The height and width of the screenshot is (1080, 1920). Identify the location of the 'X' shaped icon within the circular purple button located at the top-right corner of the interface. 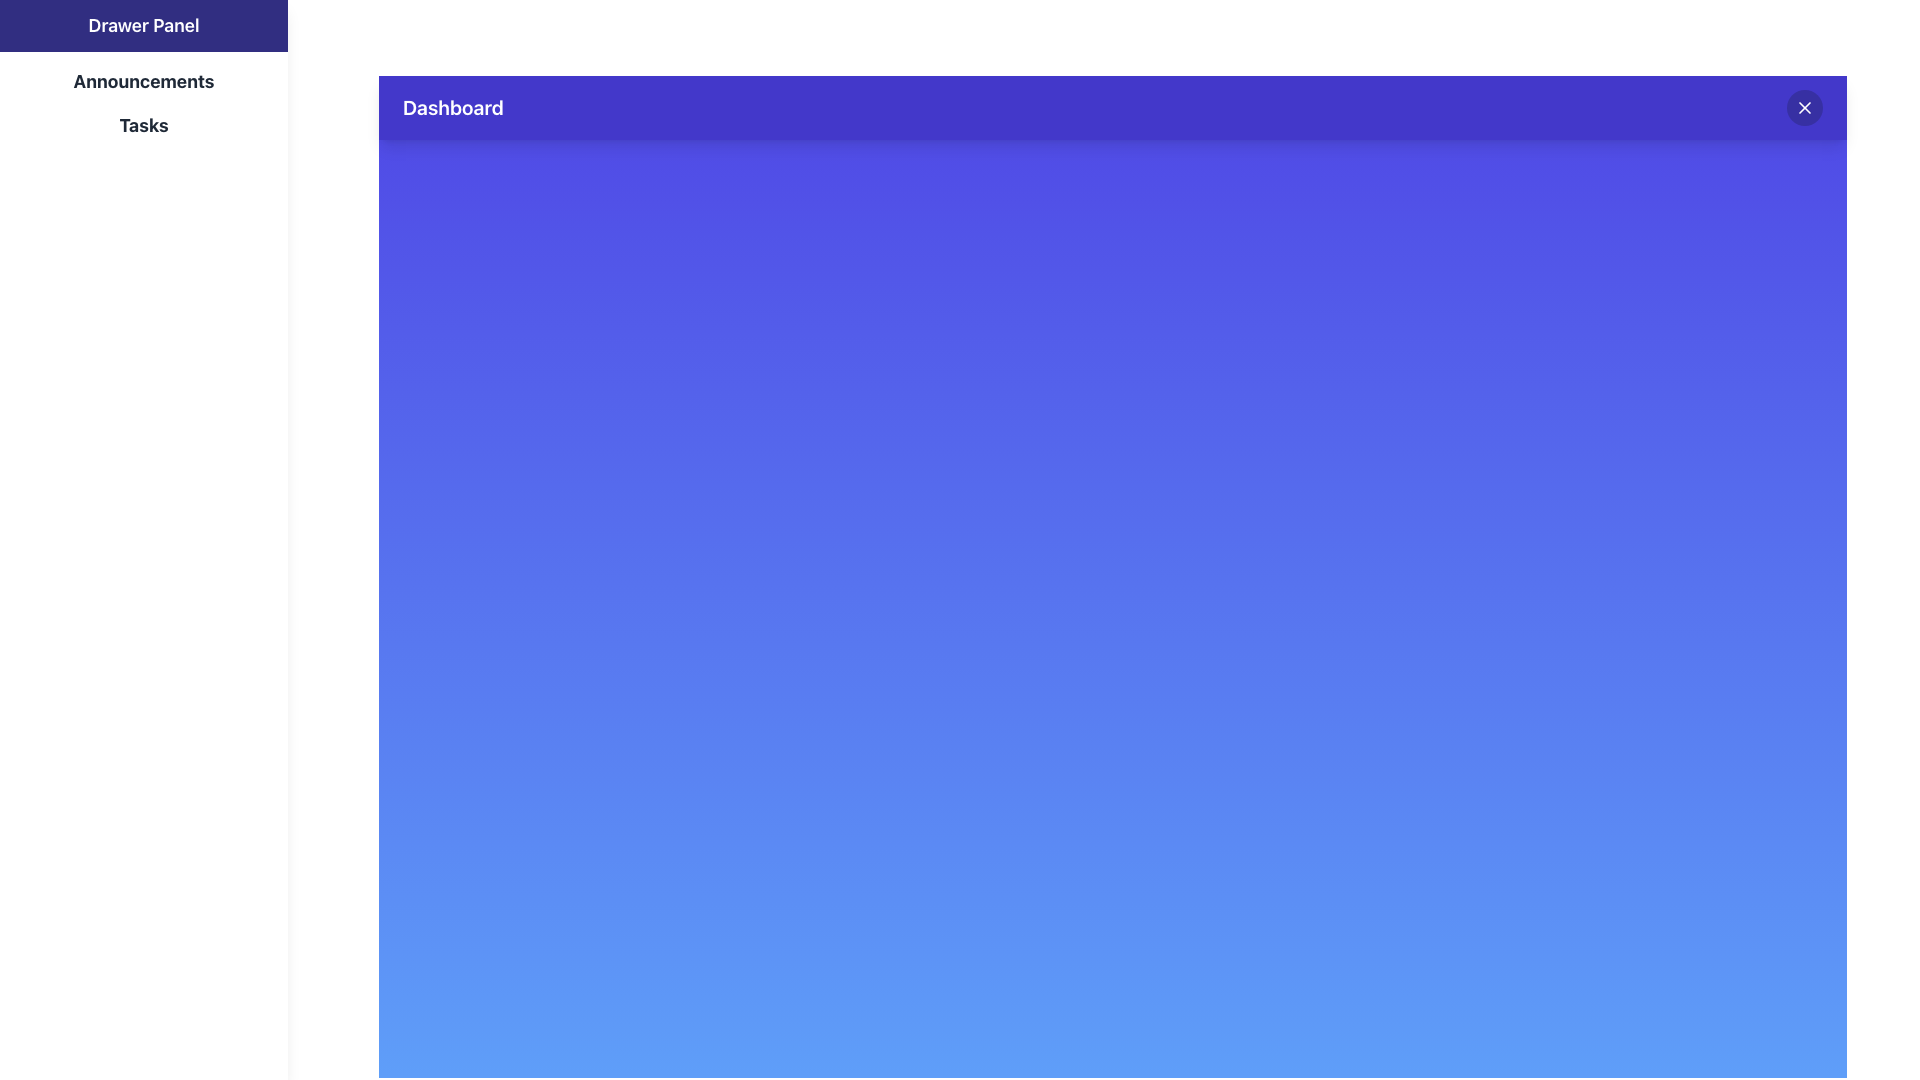
(1804, 108).